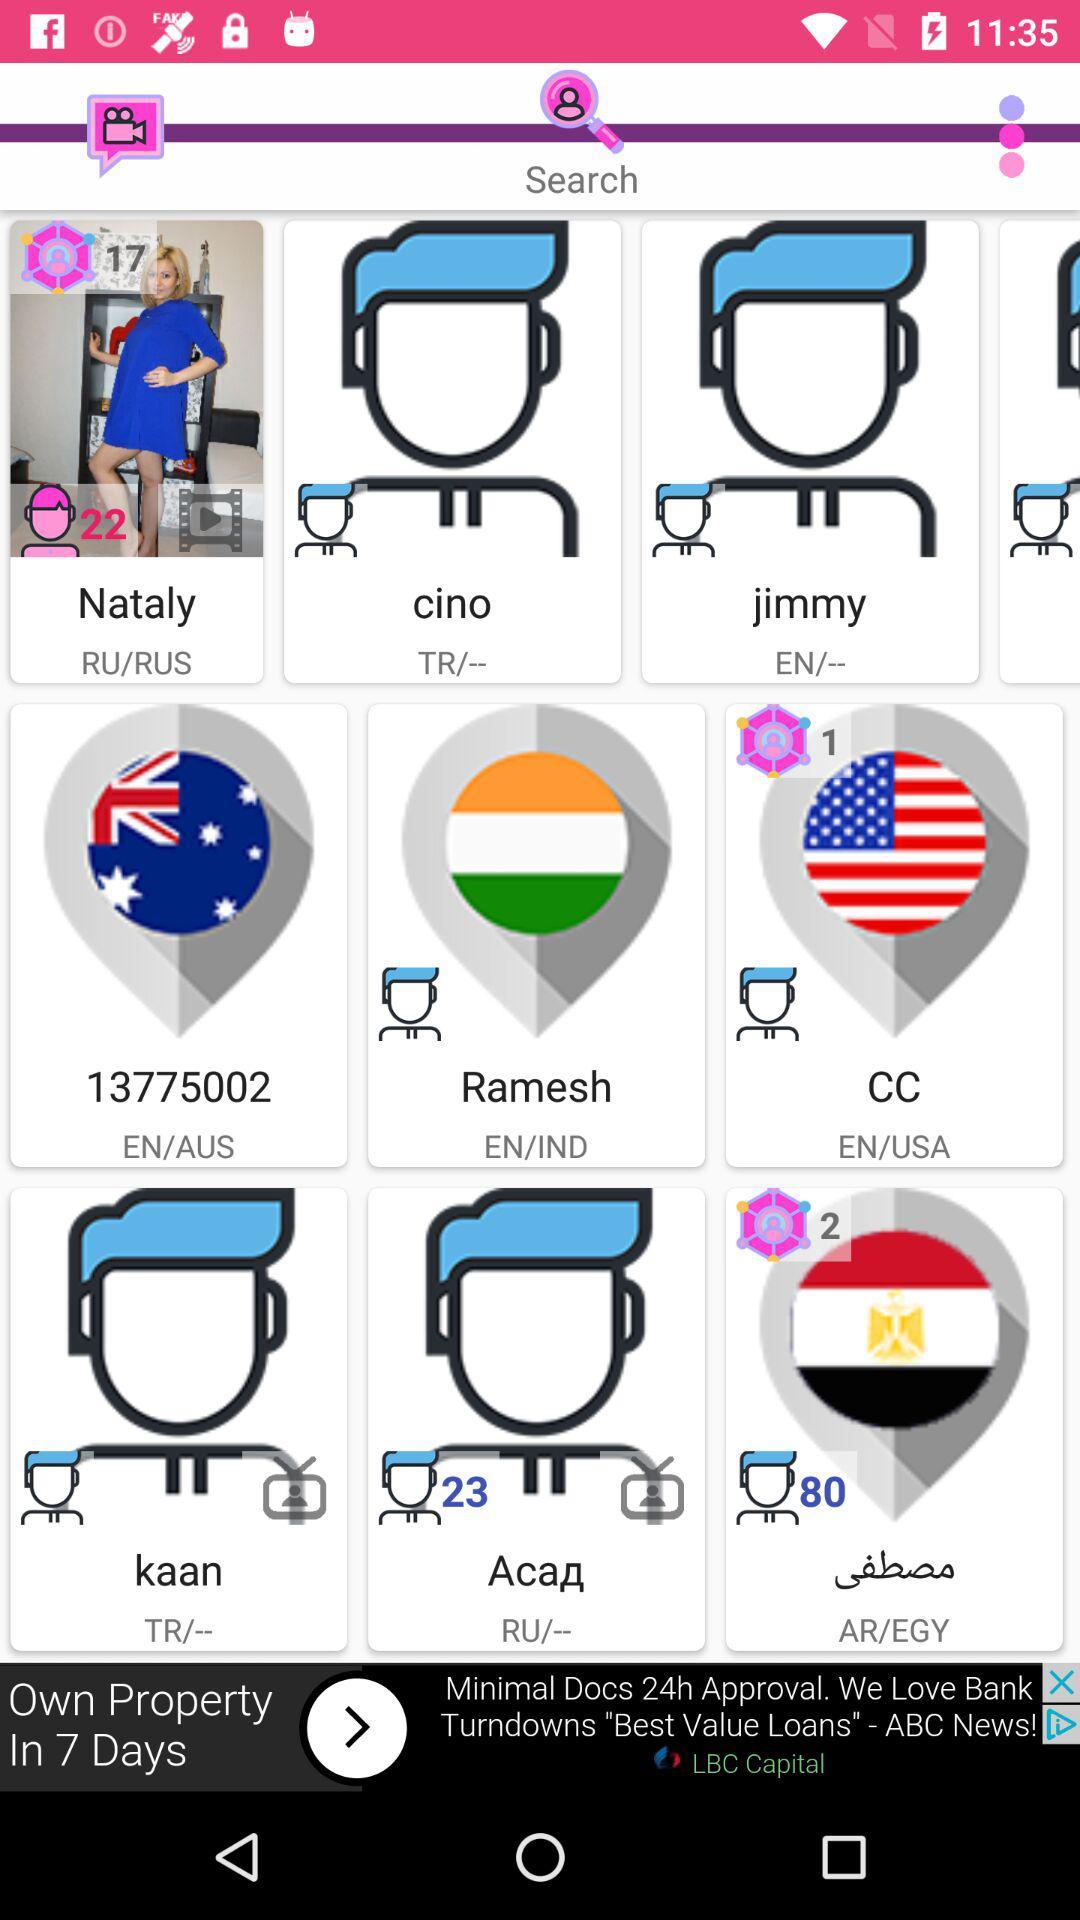 The height and width of the screenshot is (1920, 1080). Describe the element at coordinates (810, 388) in the screenshot. I see `advertisement` at that location.